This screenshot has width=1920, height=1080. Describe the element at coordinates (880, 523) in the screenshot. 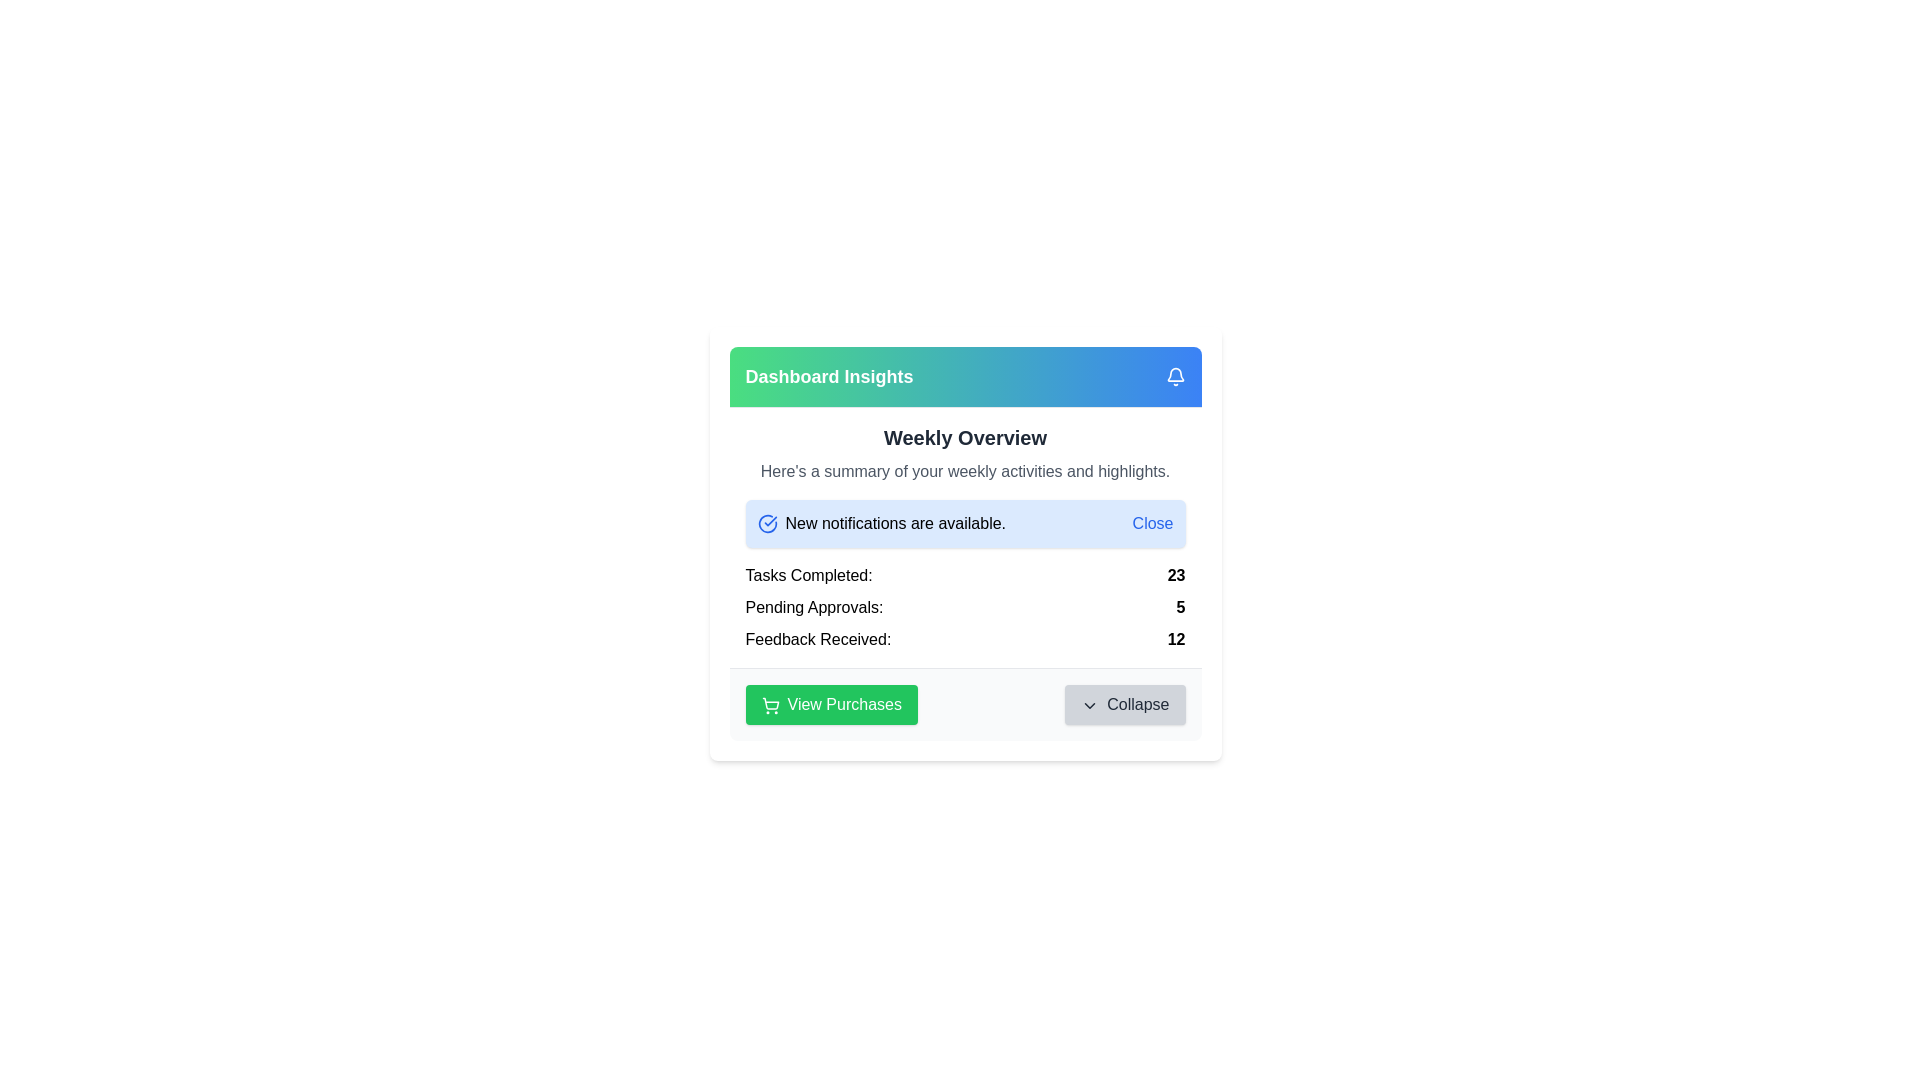

I see `the static text label that reads 'New notifications are available,' which is positioned to the right of a blue check mark icon and left of a 'Close' button in the notification section` at that location.